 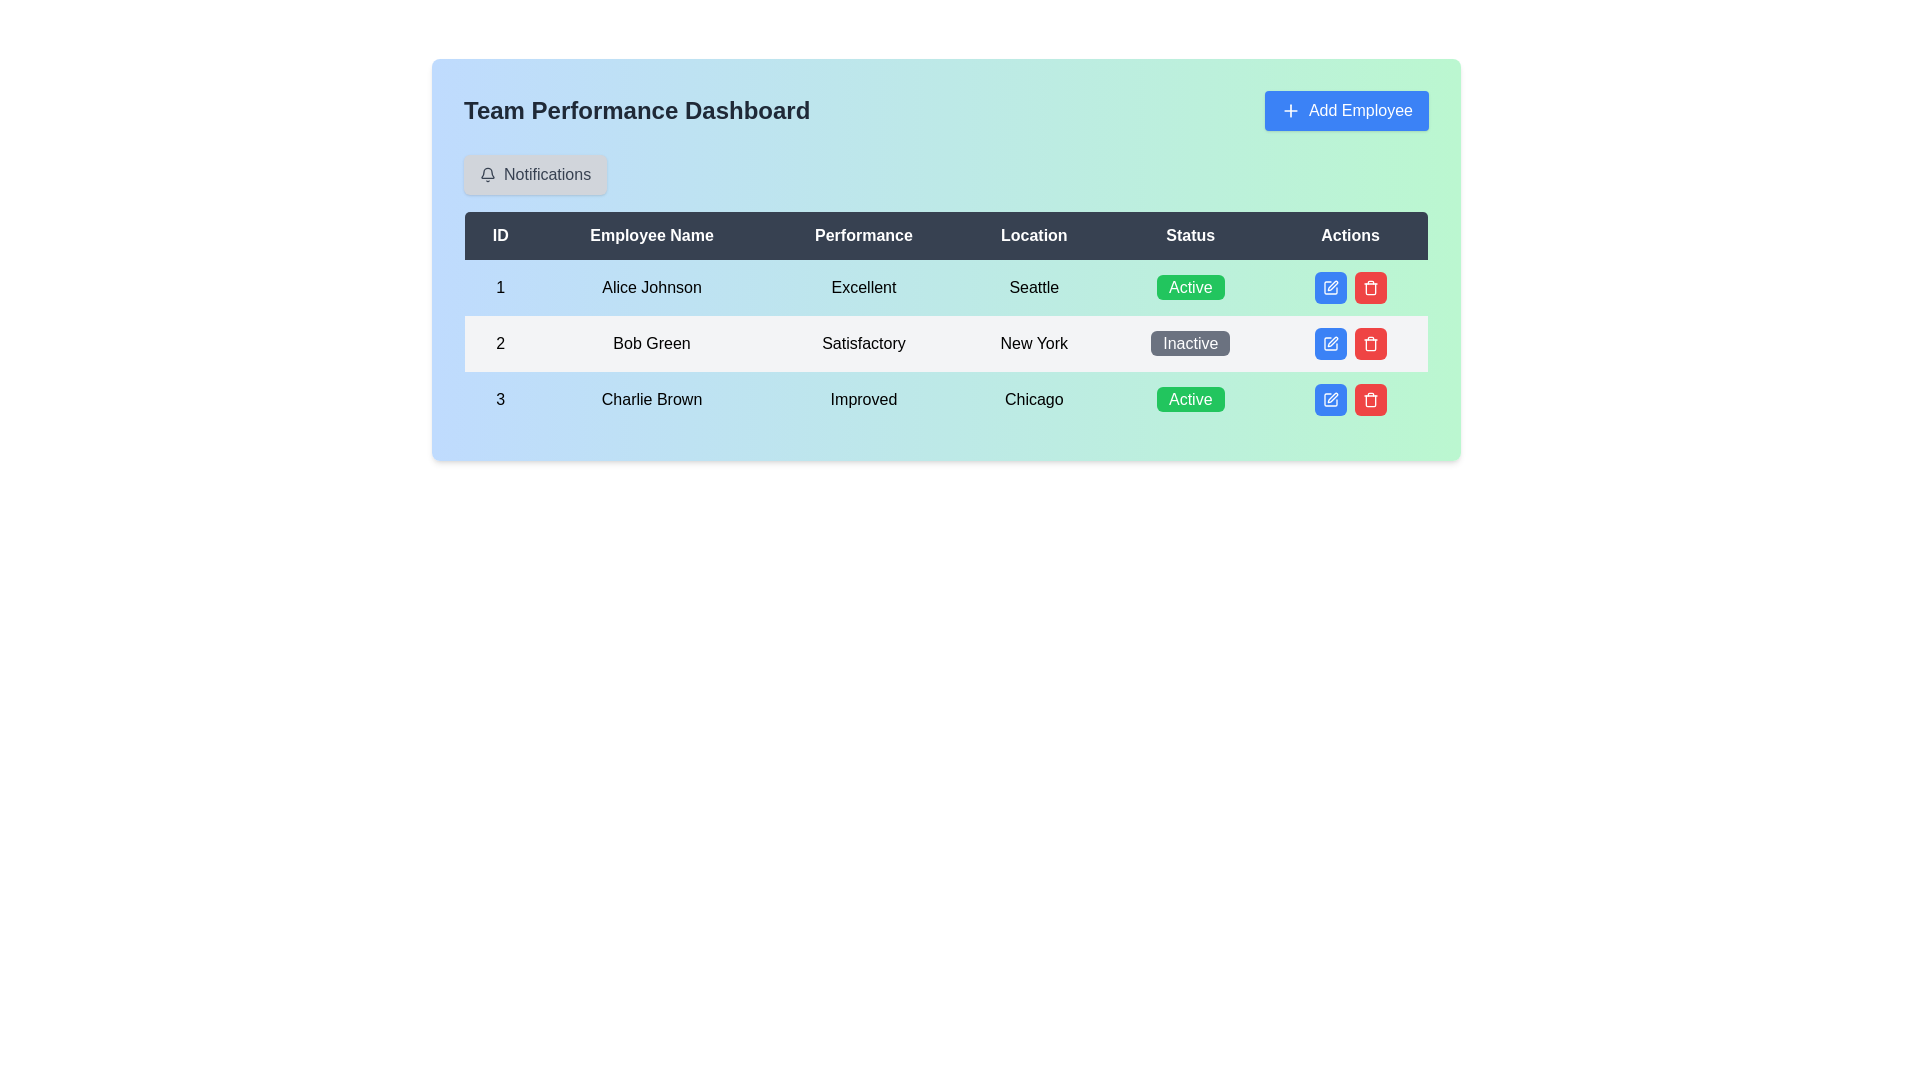 What do you see at coordinates (1190, 399) in the screenshot?
I see `the 'Active' status label for 'Charlie Brown' in the Status column of the table, which is the third row` at bounding box center [1190, 399].